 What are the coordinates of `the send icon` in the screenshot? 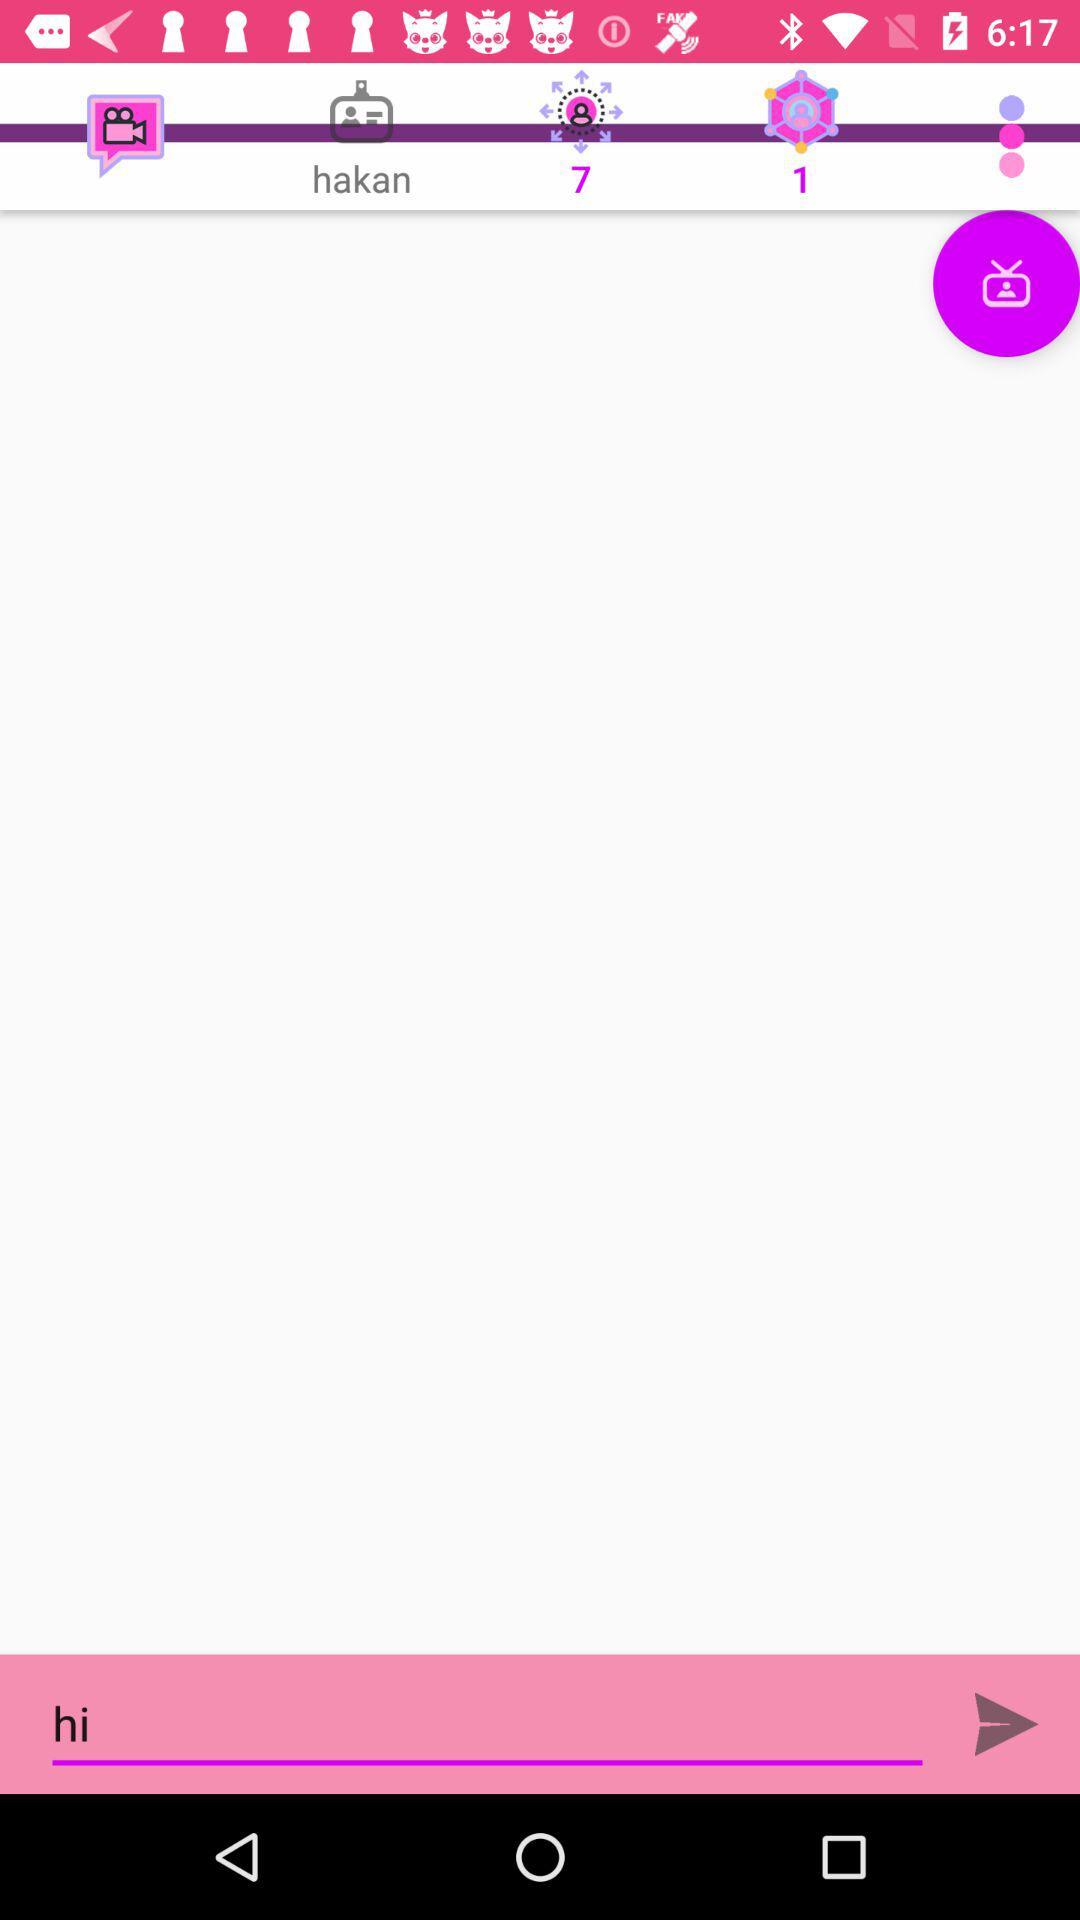 It's located at (1006, 1723).